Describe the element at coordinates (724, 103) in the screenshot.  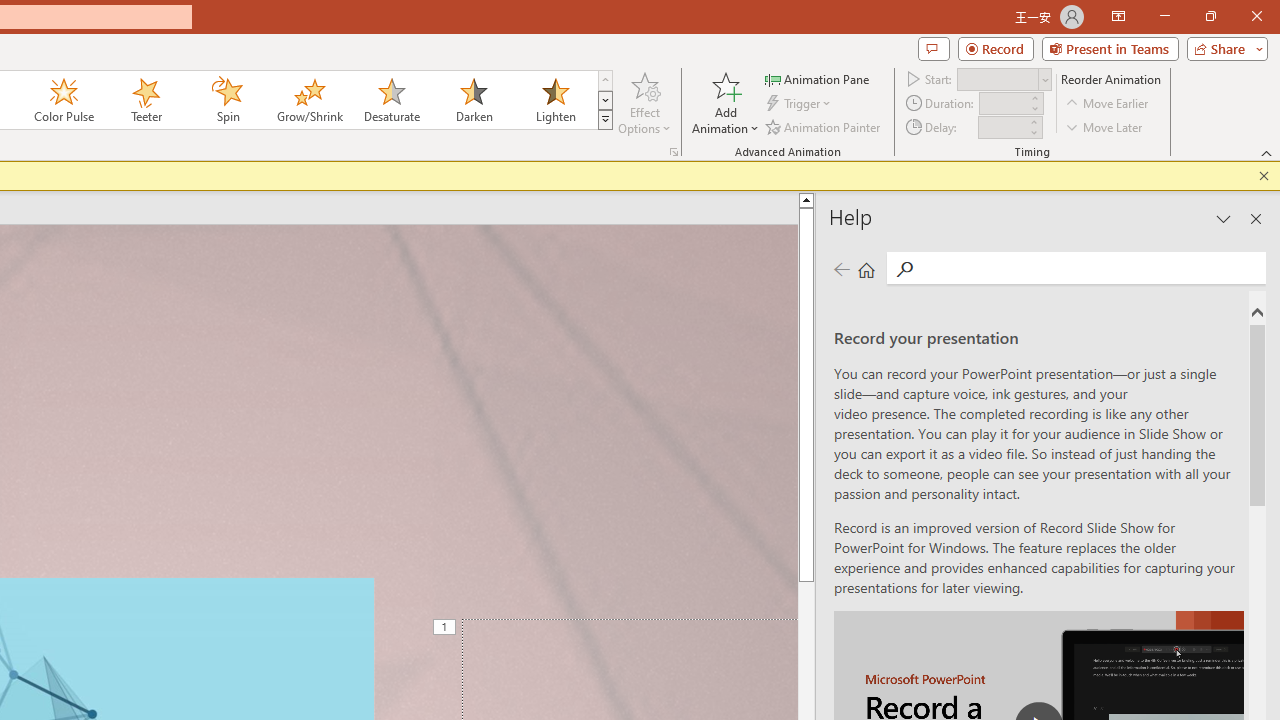
I see `'Add Animation'` at that location.